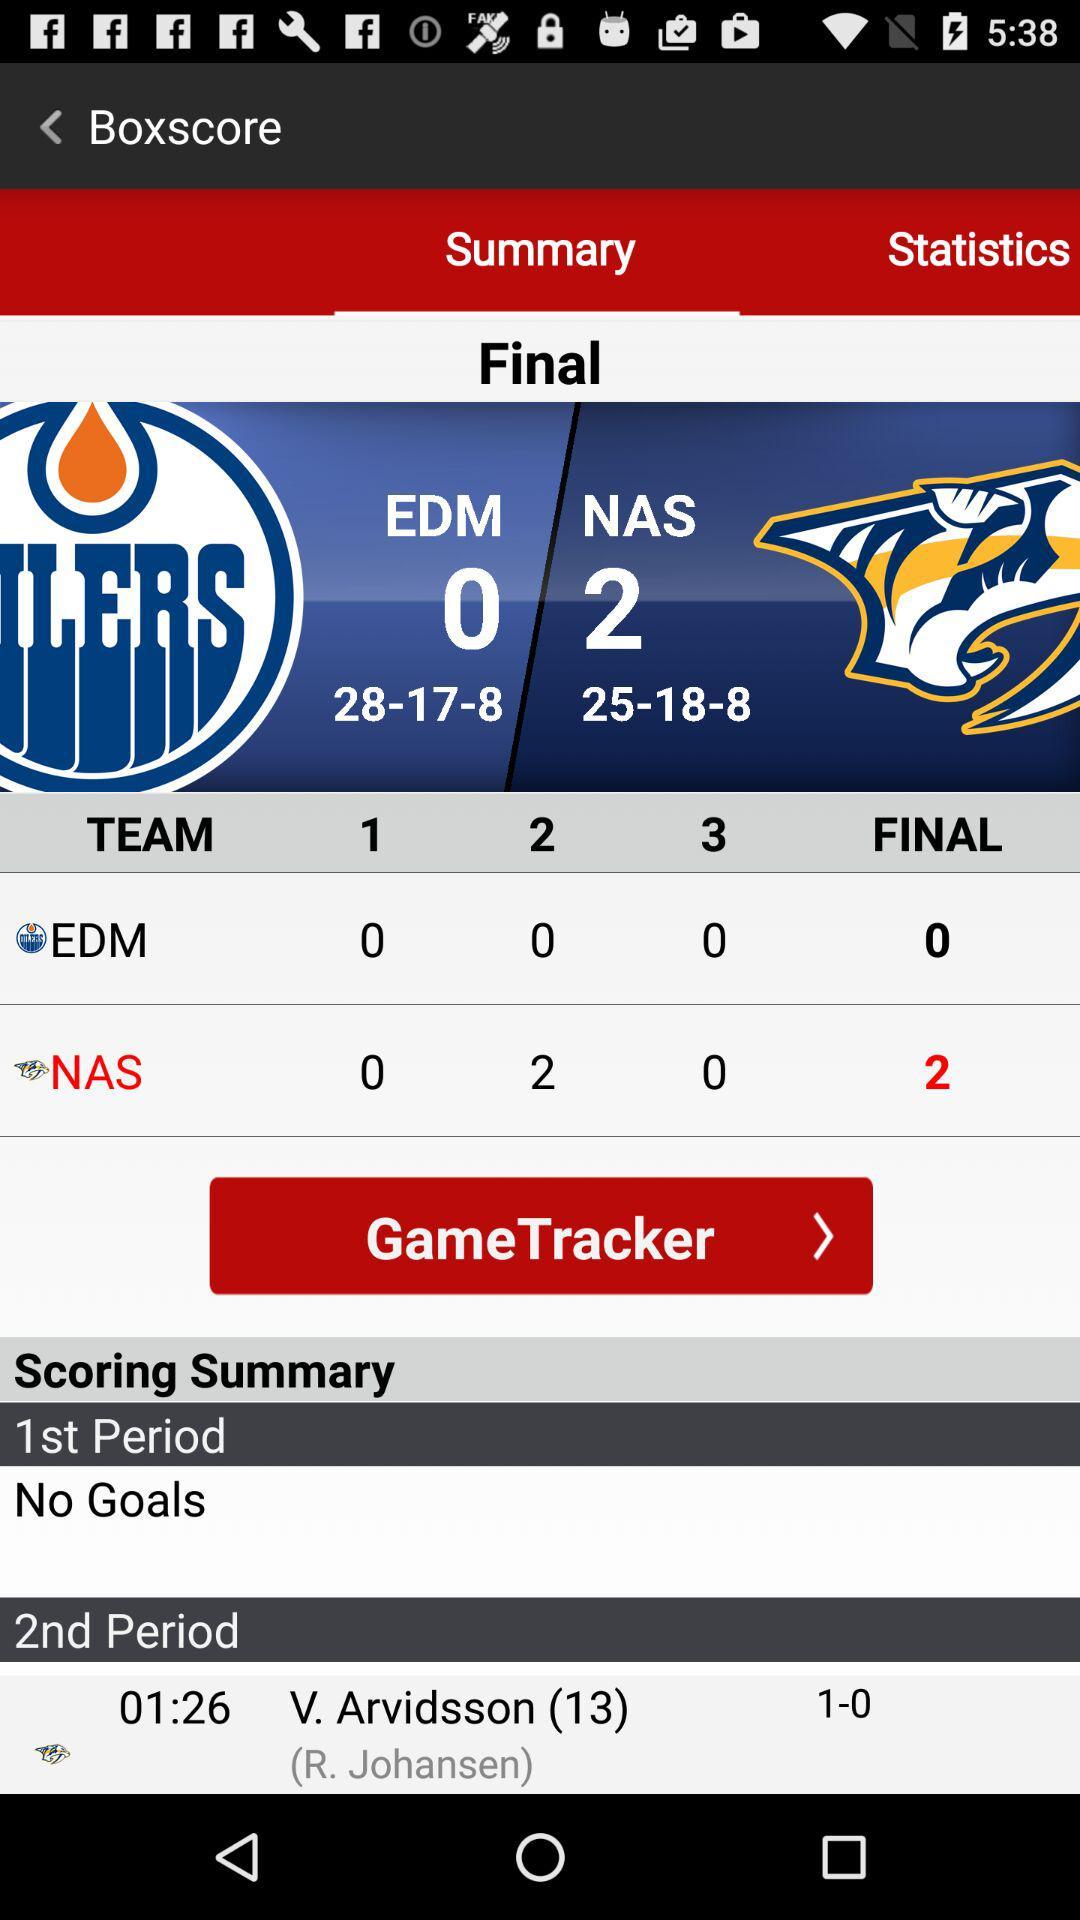 The image size is (1080, 1920). What do you see at coordinates (540, 1235) in the screenshot?
I see `the gametracker item` at bounding box center [540, 1235].